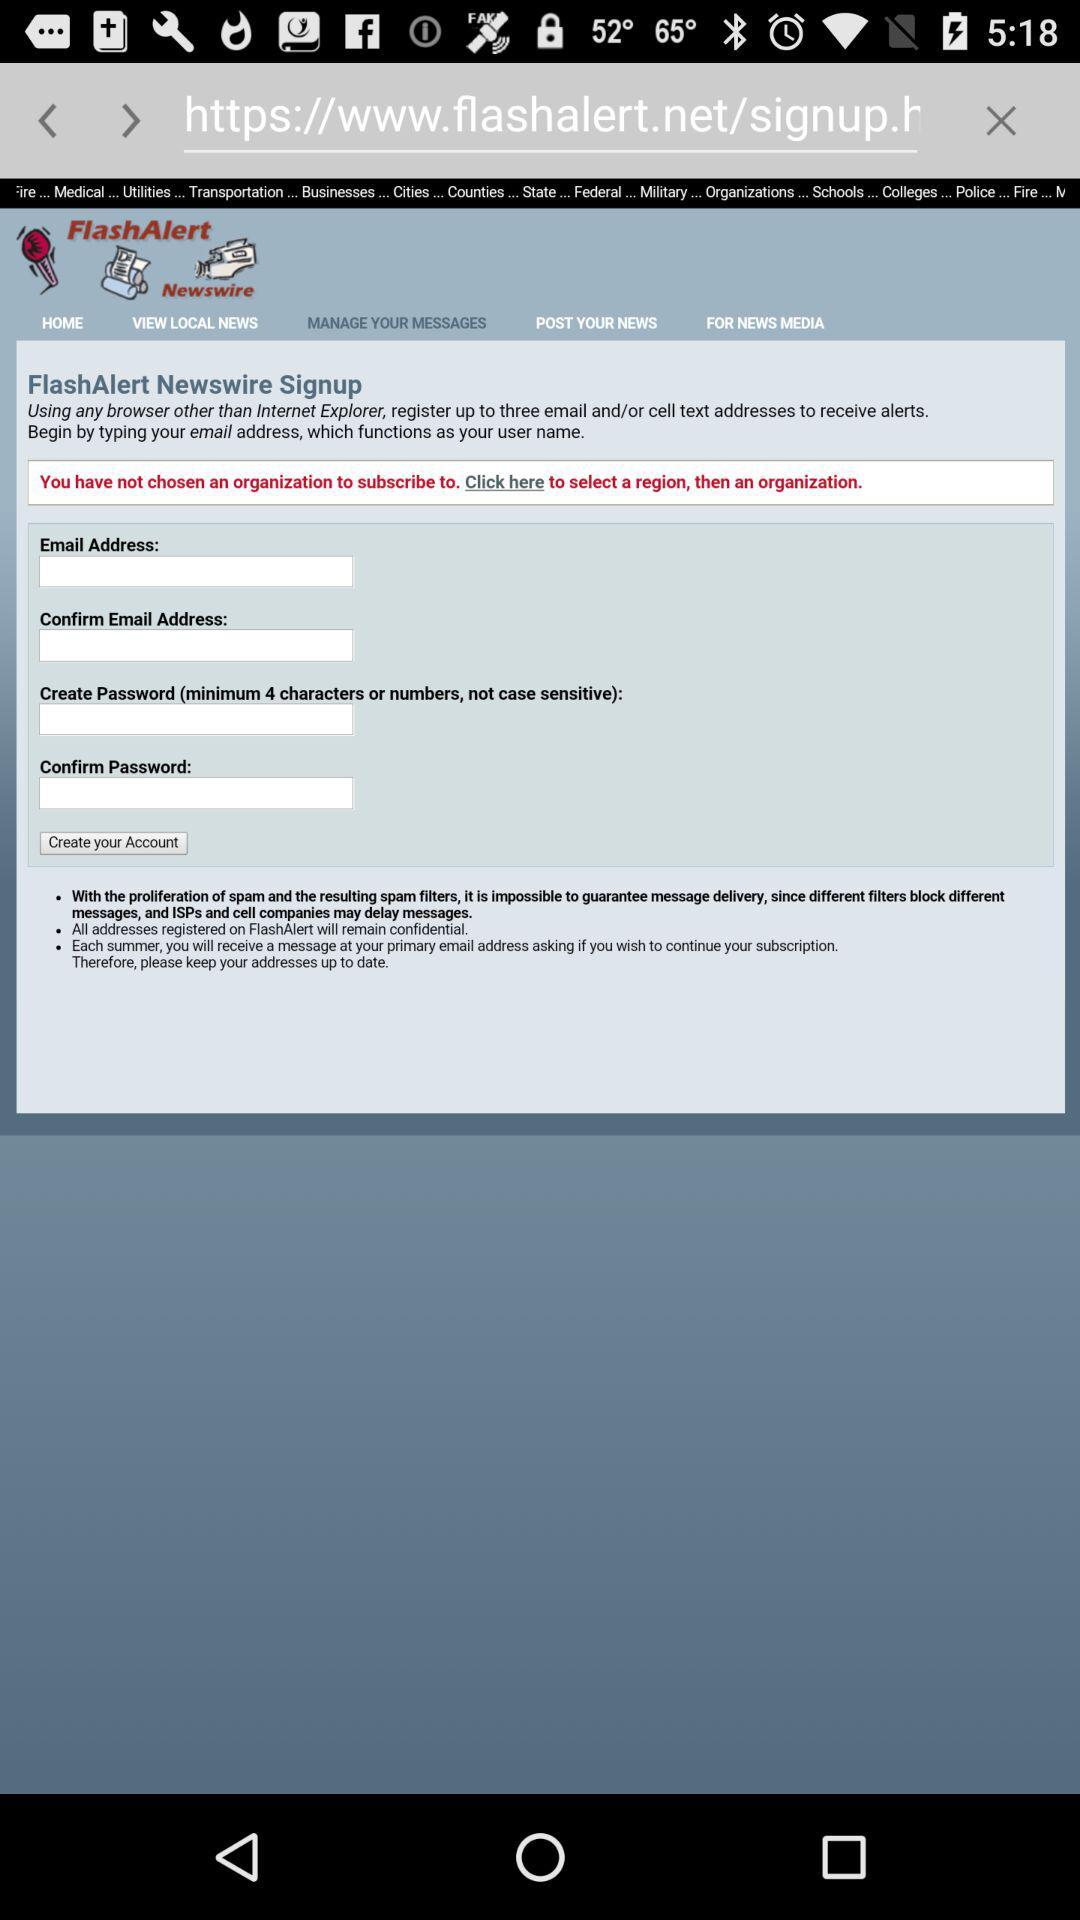 The width and height of the screenshot is (1080, 1920). I want to click on close, so click(1001, 119).